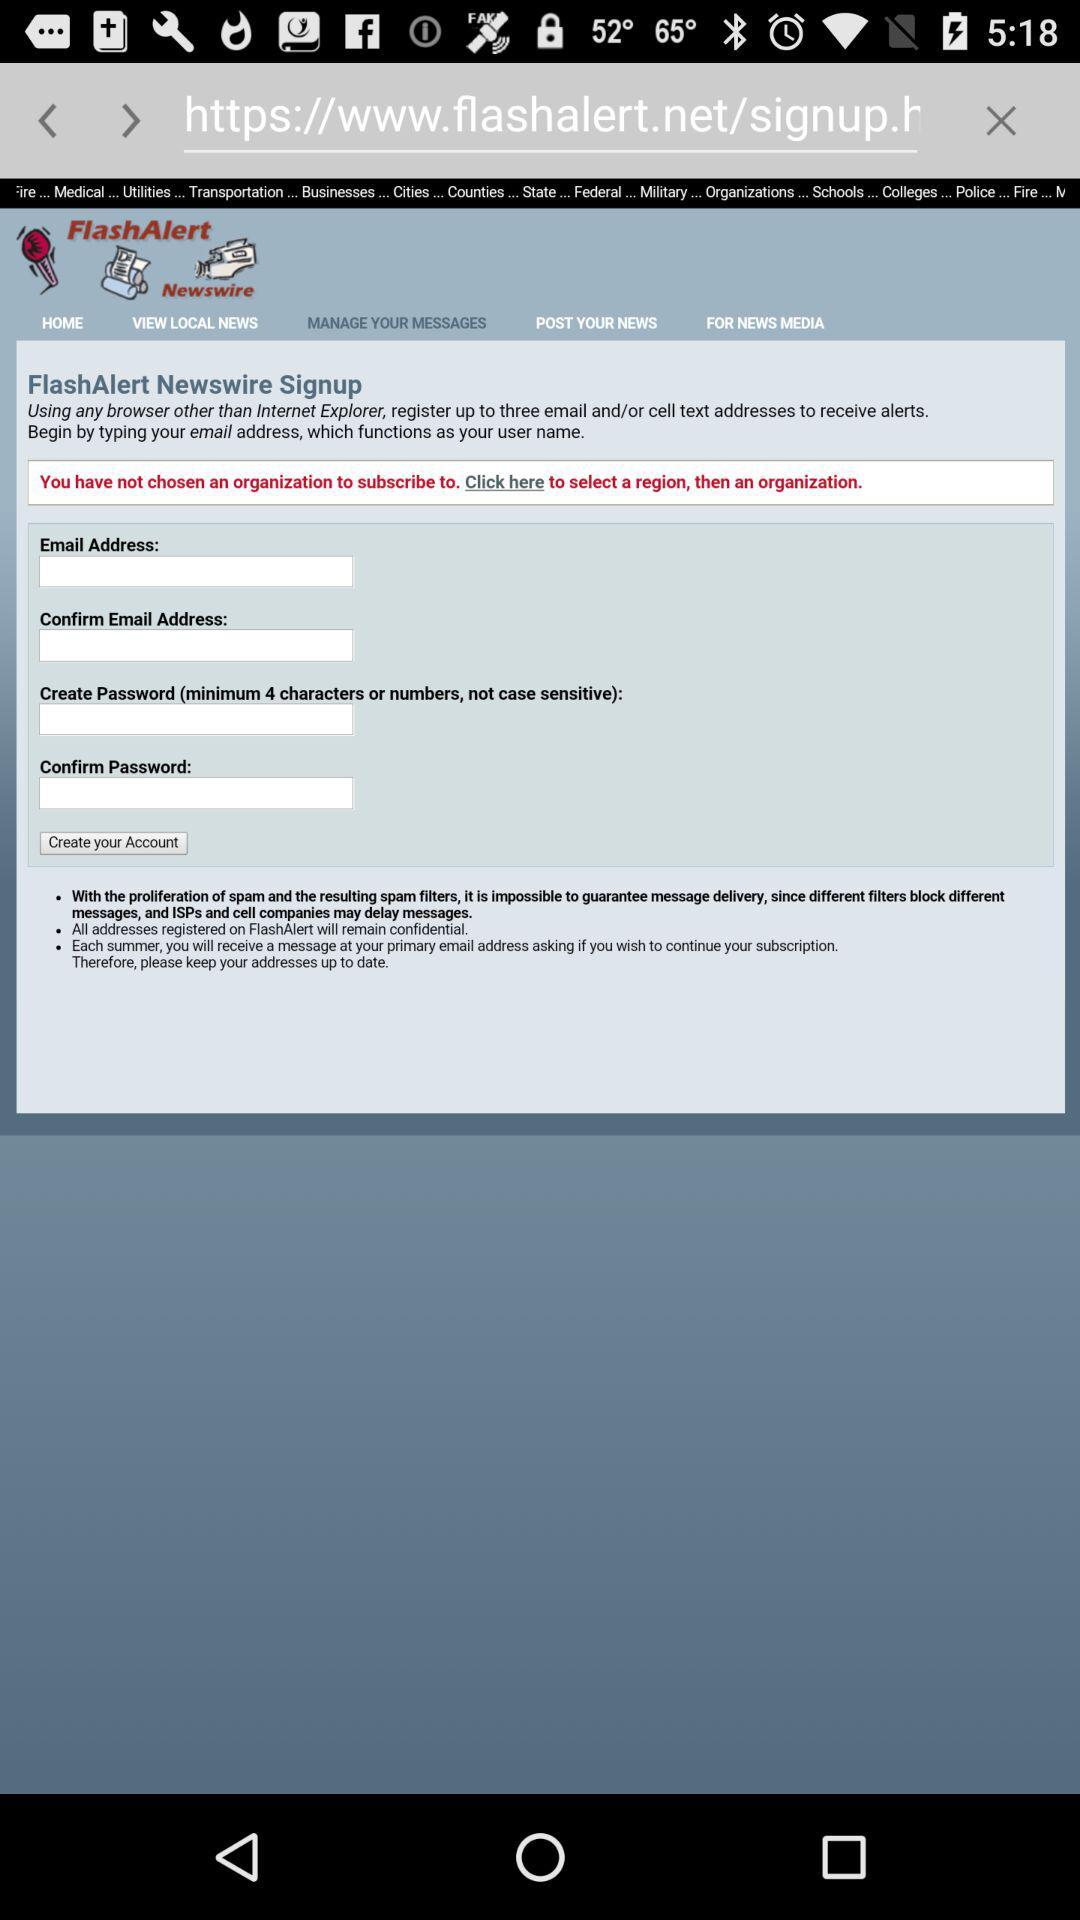 The width and height of the screenshot is (1080, 1920). I want to click on close, so click(1001, 119).